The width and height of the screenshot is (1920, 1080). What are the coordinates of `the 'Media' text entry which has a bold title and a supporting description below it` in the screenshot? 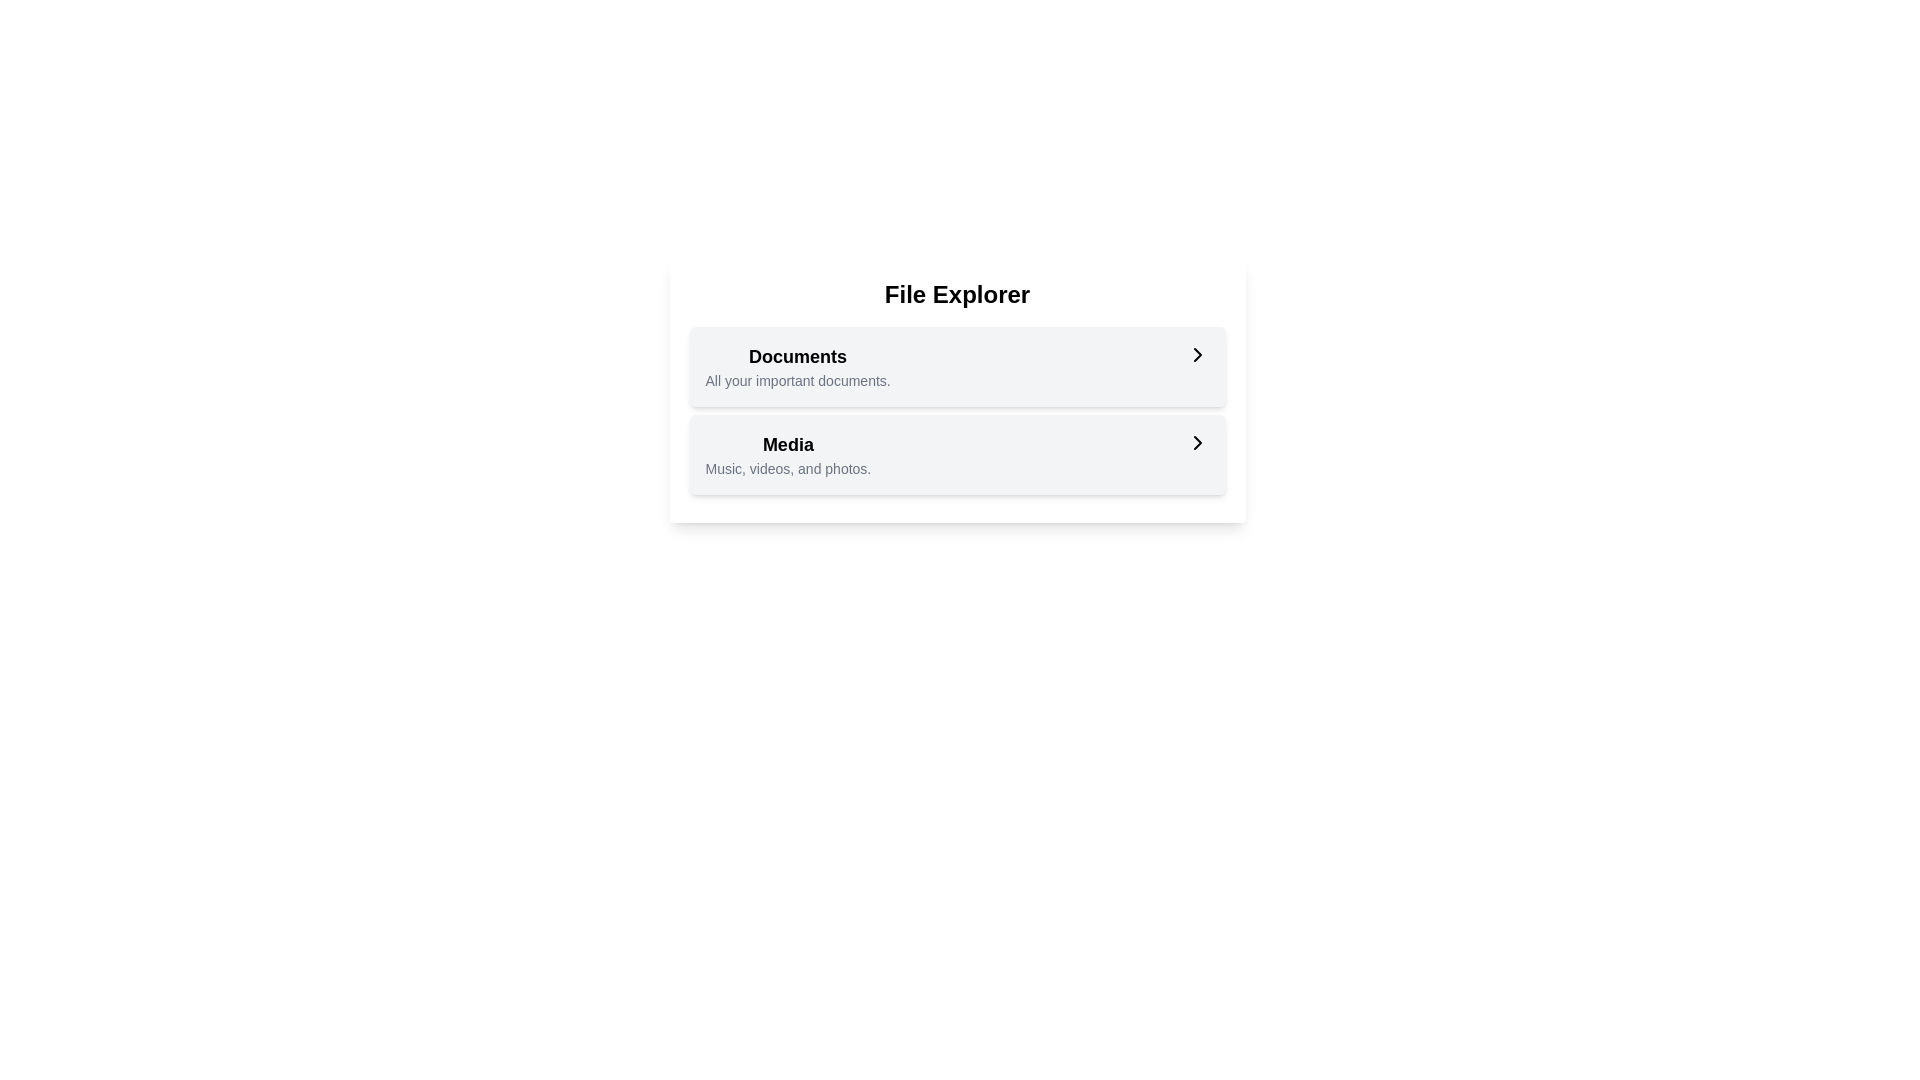 It's located at (787, 455).